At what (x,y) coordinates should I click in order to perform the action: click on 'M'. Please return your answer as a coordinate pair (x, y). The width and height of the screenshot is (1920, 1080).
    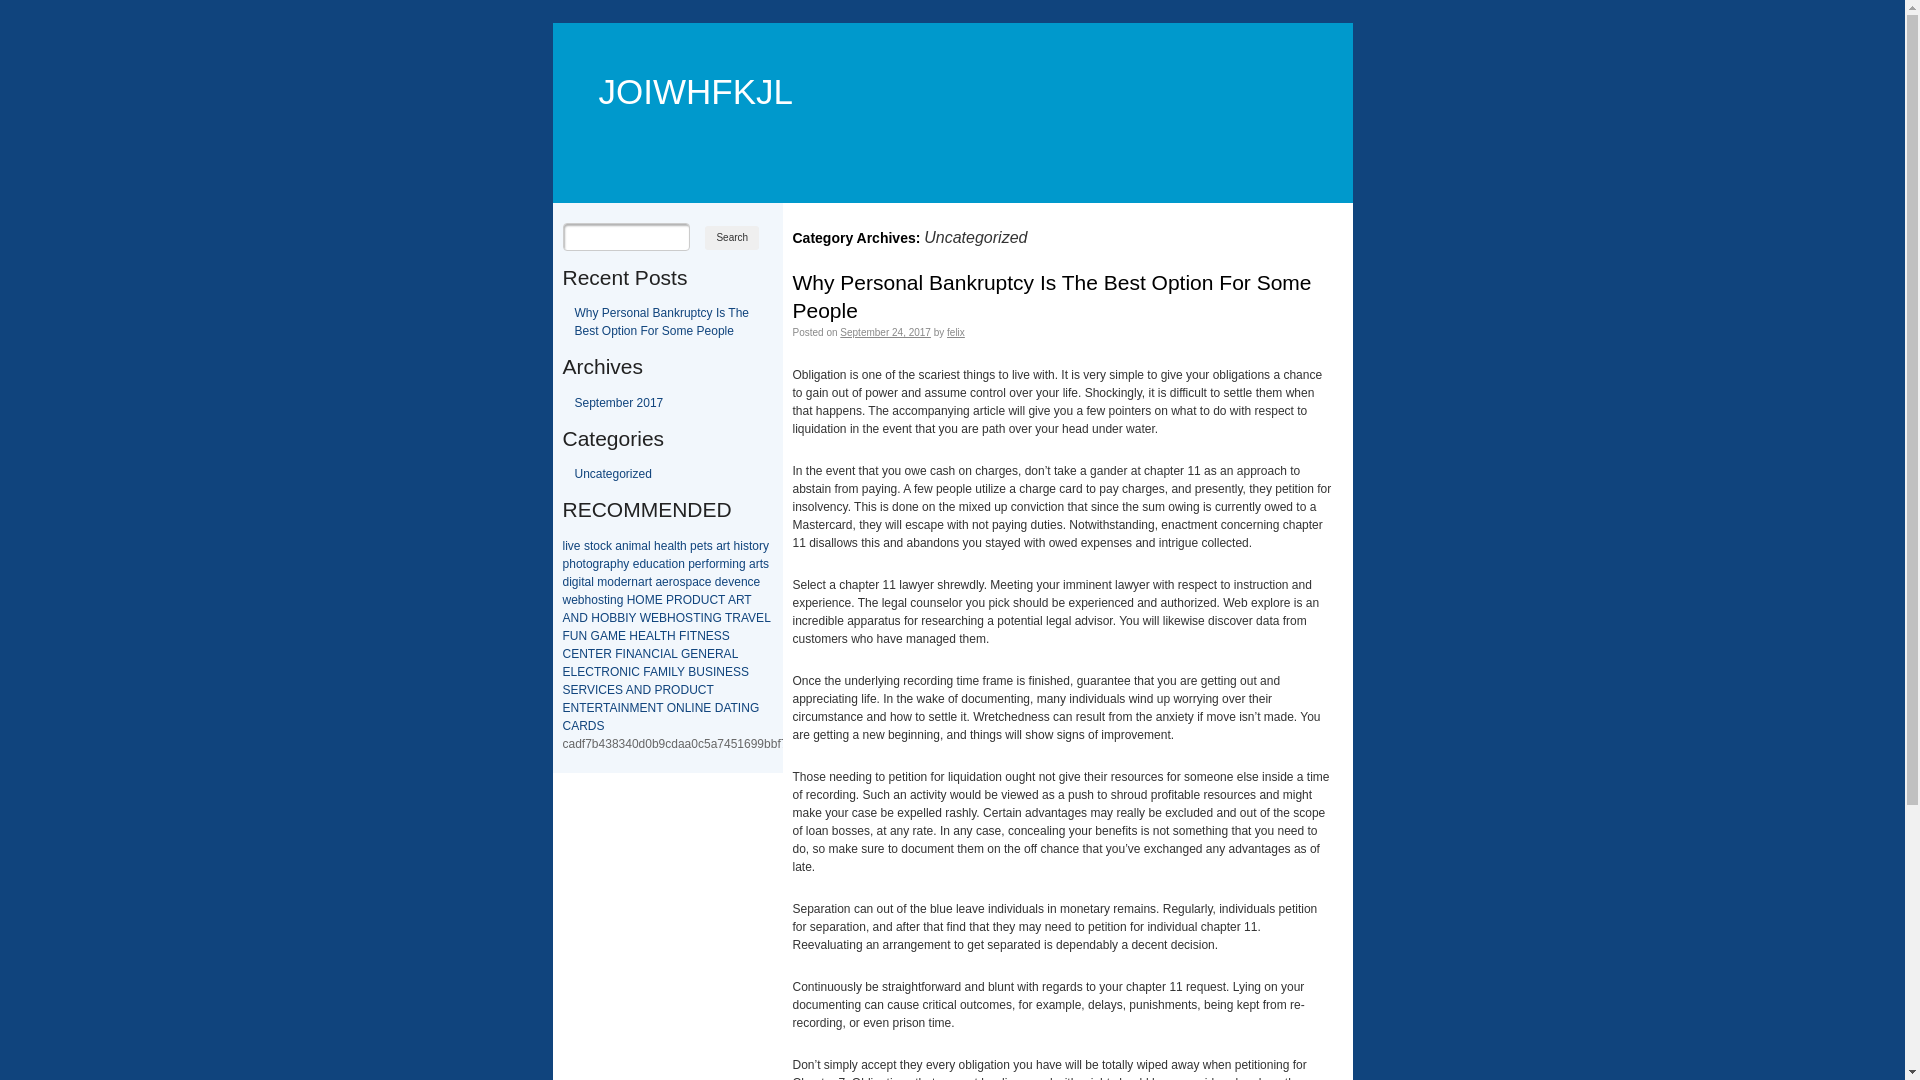
    Looking at the image, I should click on (657, 671).